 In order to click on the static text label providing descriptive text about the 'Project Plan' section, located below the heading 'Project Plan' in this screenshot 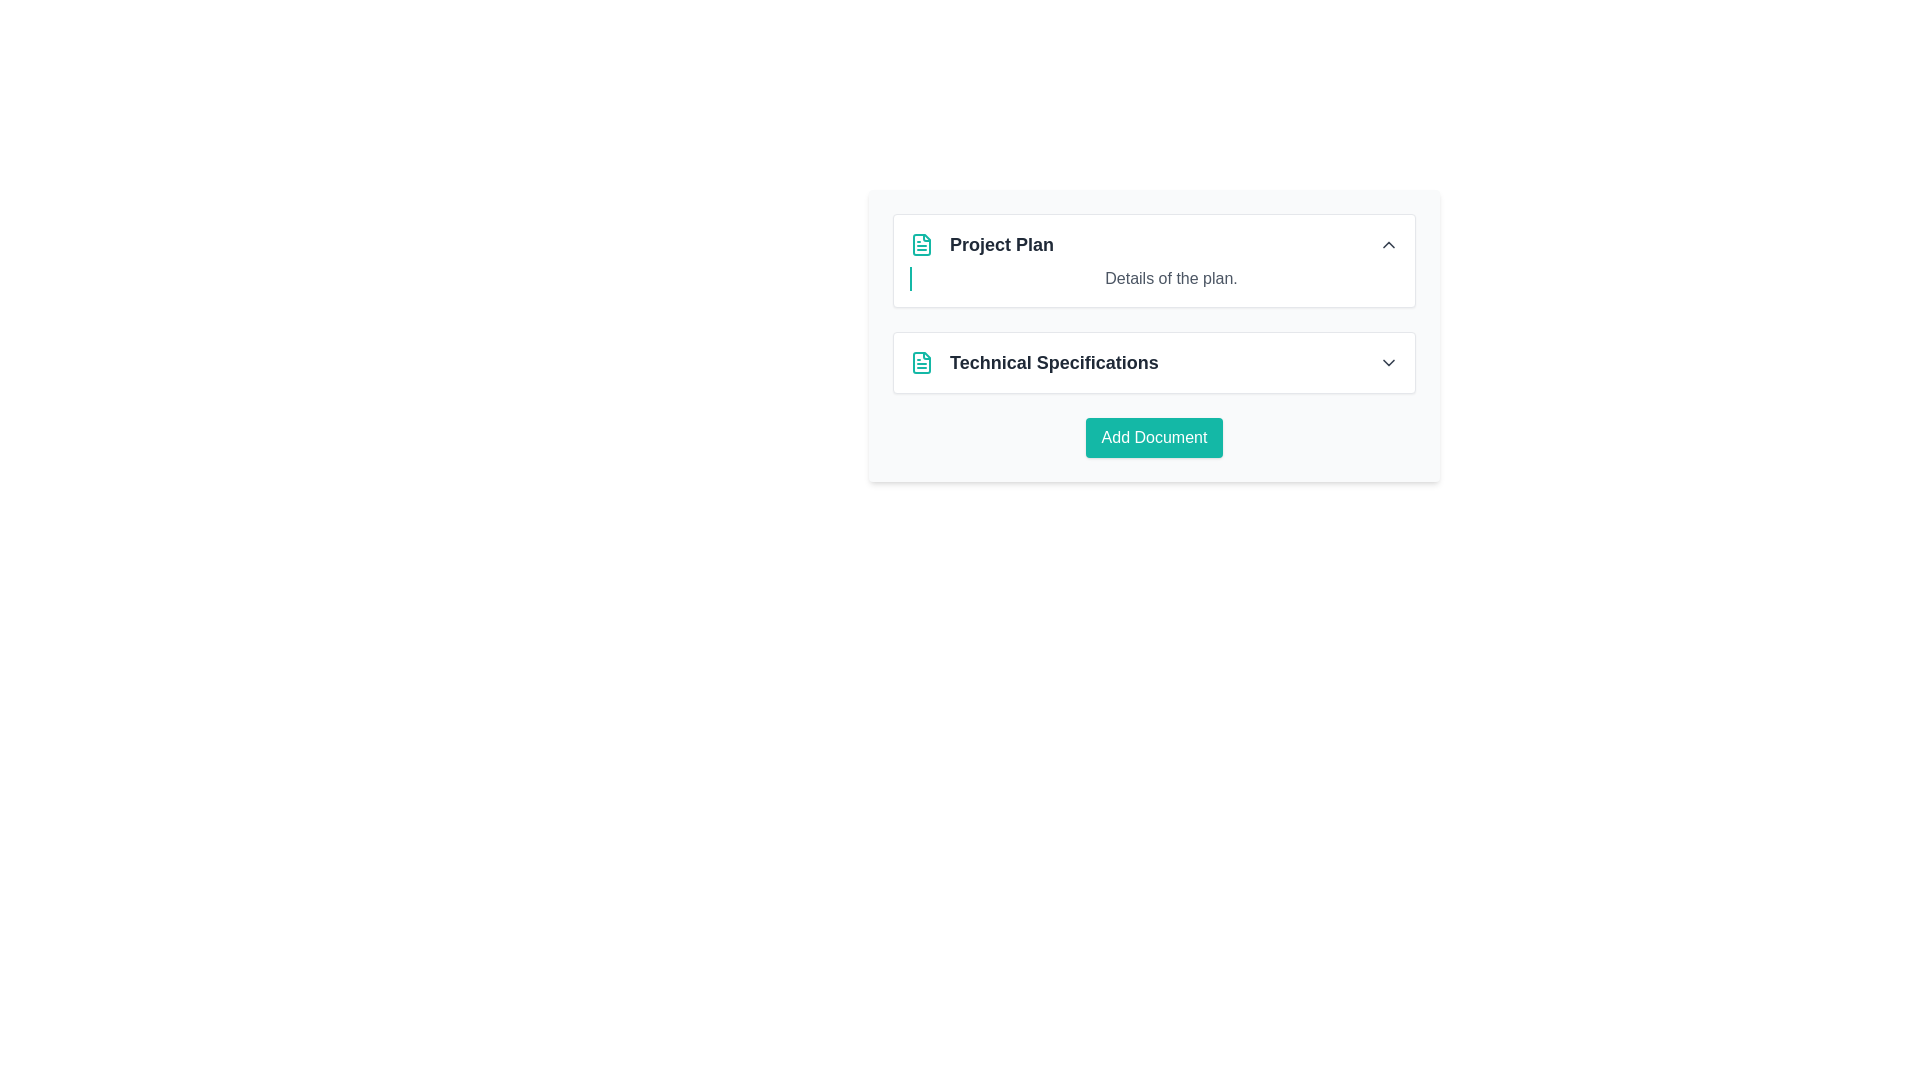, I will do `click(1171, 278)`.